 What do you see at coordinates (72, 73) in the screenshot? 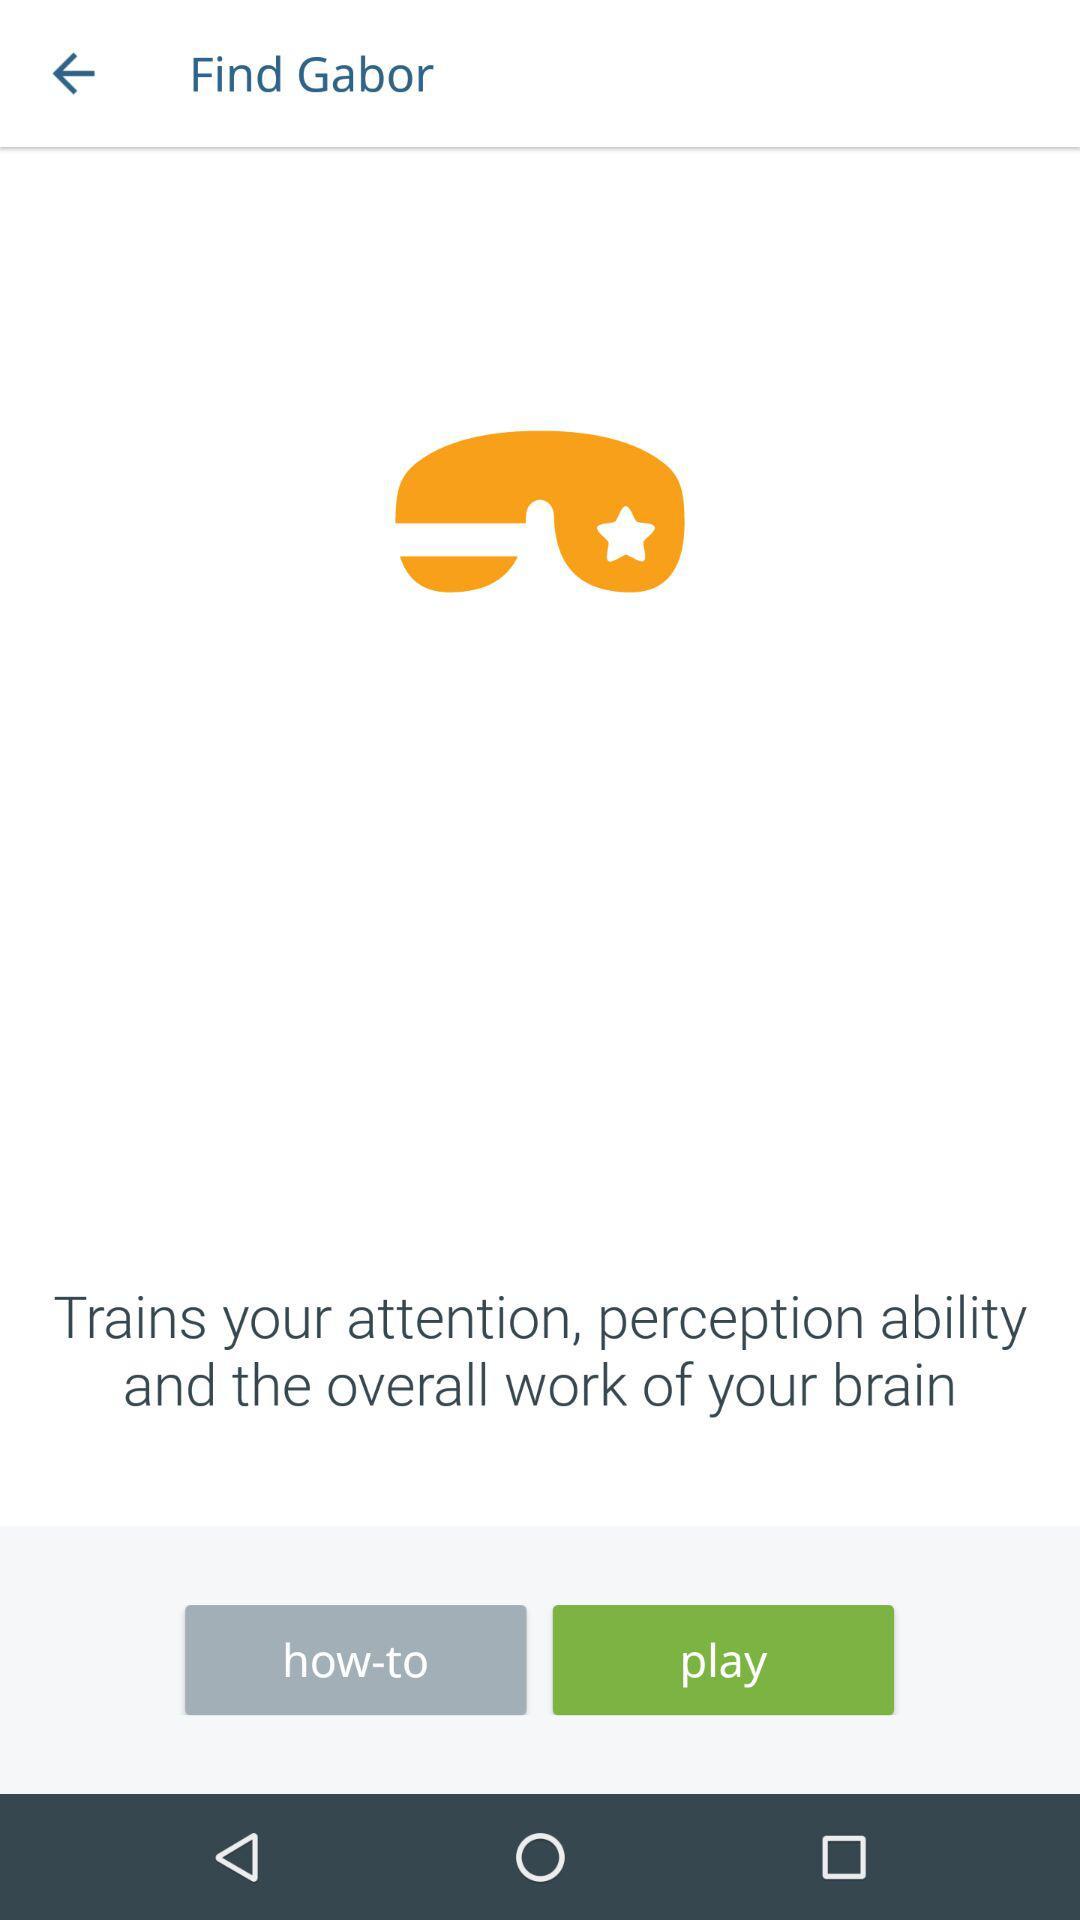
I see `icon above the trains your attention` at bounding box center [72, 73].